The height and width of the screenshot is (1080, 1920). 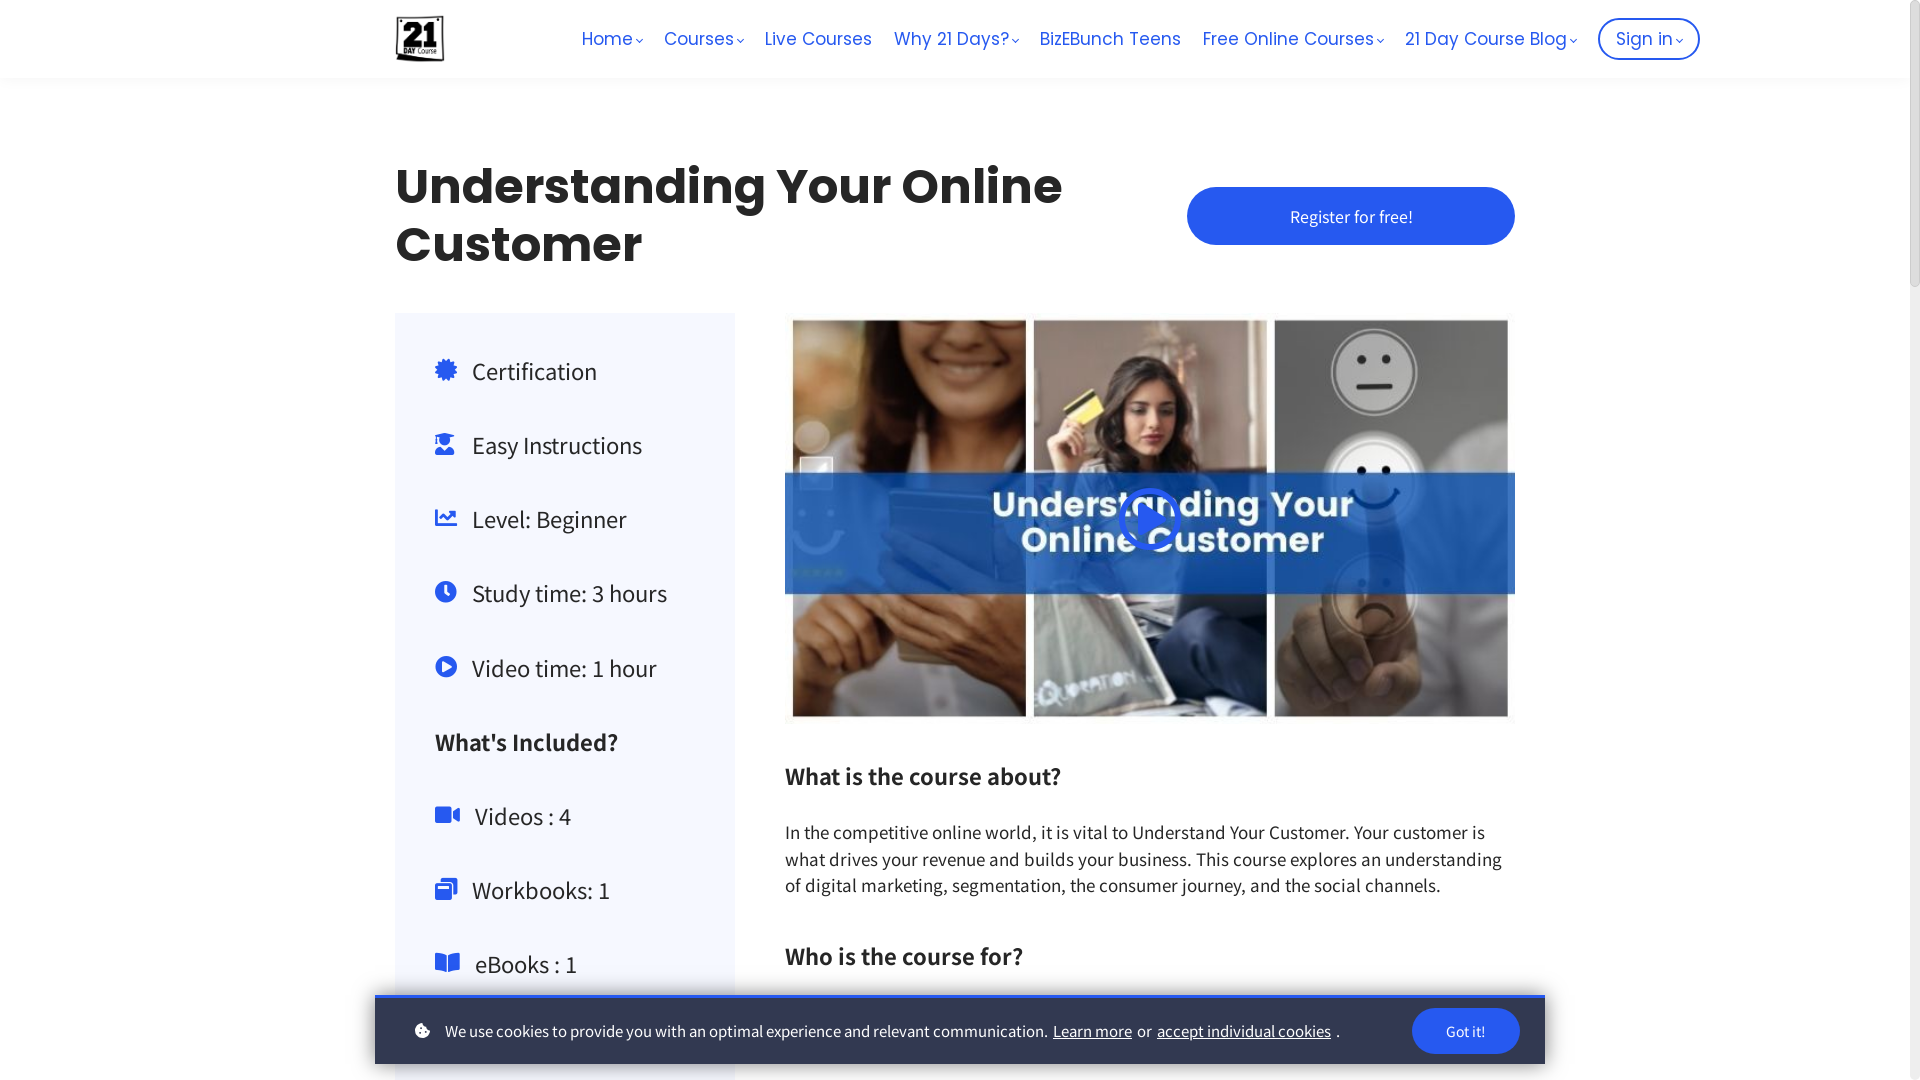 What do you see at coordinates (1597, 38) in the screenshot?
I see `'Sign in'` at bounding box center [1597, 38].